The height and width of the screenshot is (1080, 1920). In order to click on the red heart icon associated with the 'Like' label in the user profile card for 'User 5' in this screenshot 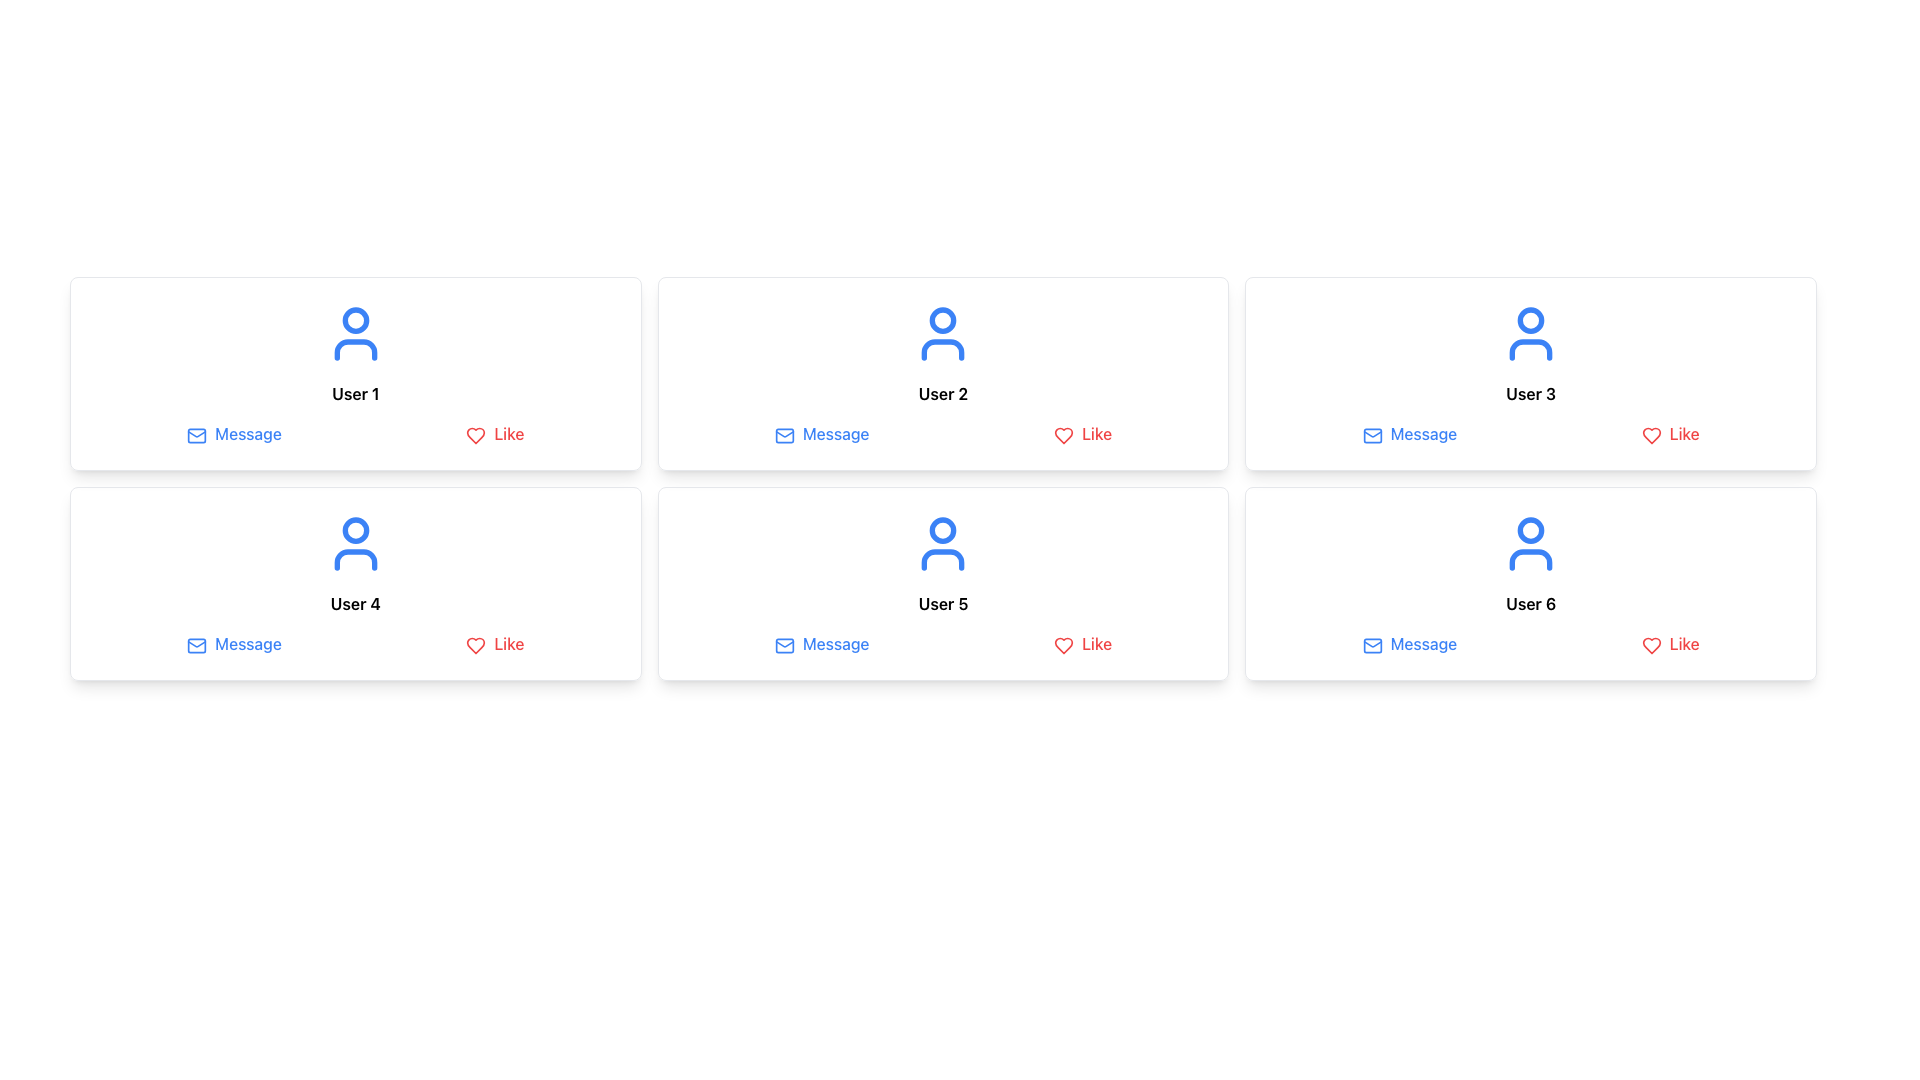, I will do `click(1063, 645)`.